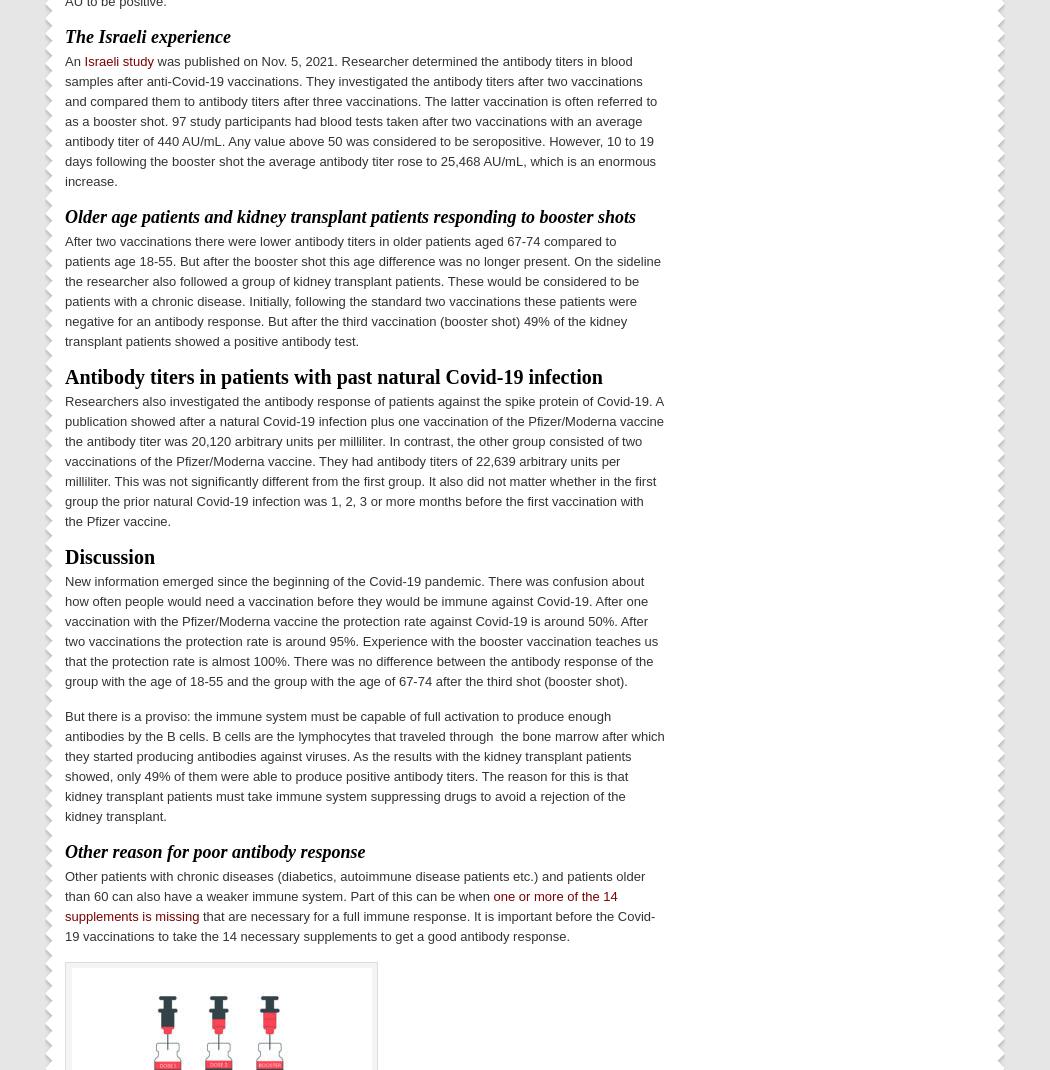 The height and width of the screenshot is (1070, 1050). What do you see at coordinates (63, 374) in the screenshot?
I see `'Antibody titers in patients with past natural Covid-19 infection'` at bounding box center [63, 374].